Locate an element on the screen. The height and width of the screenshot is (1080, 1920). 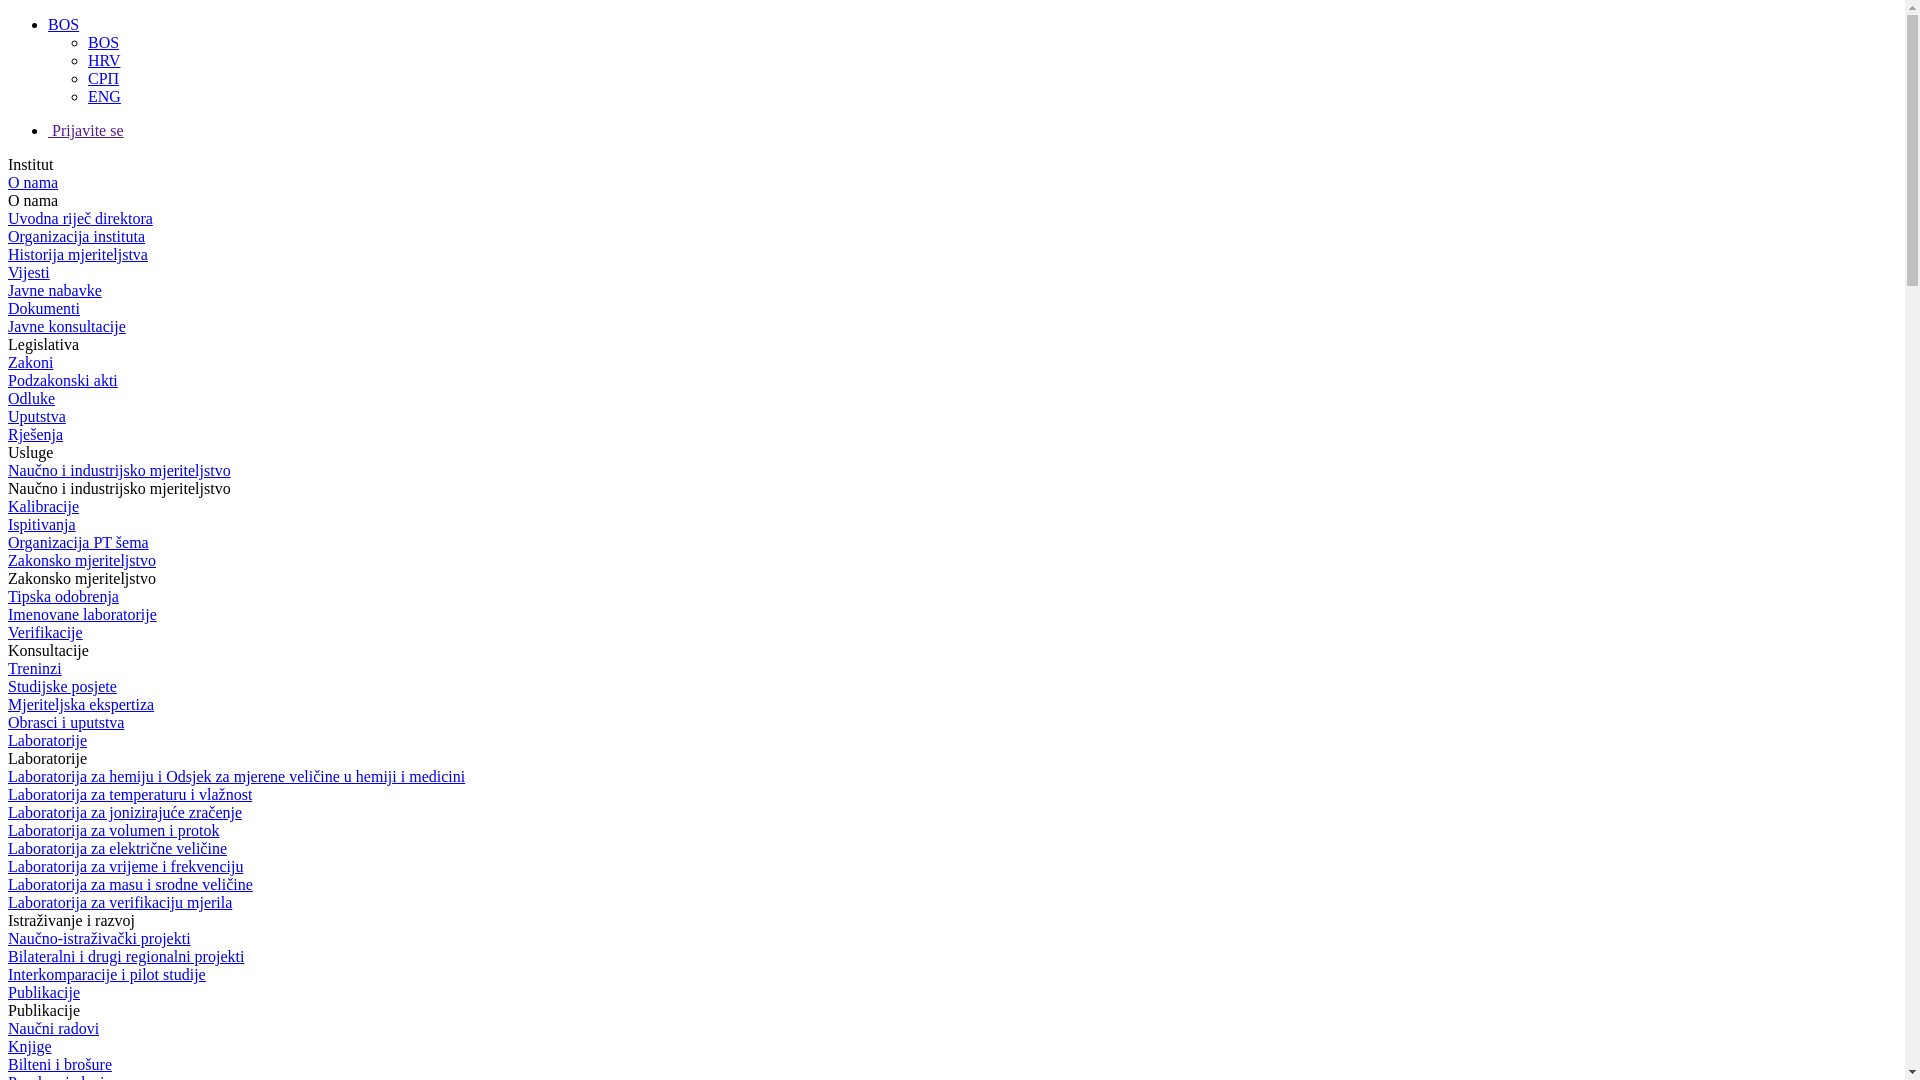
'Verifikacije' is located at coordinates (8, 632).